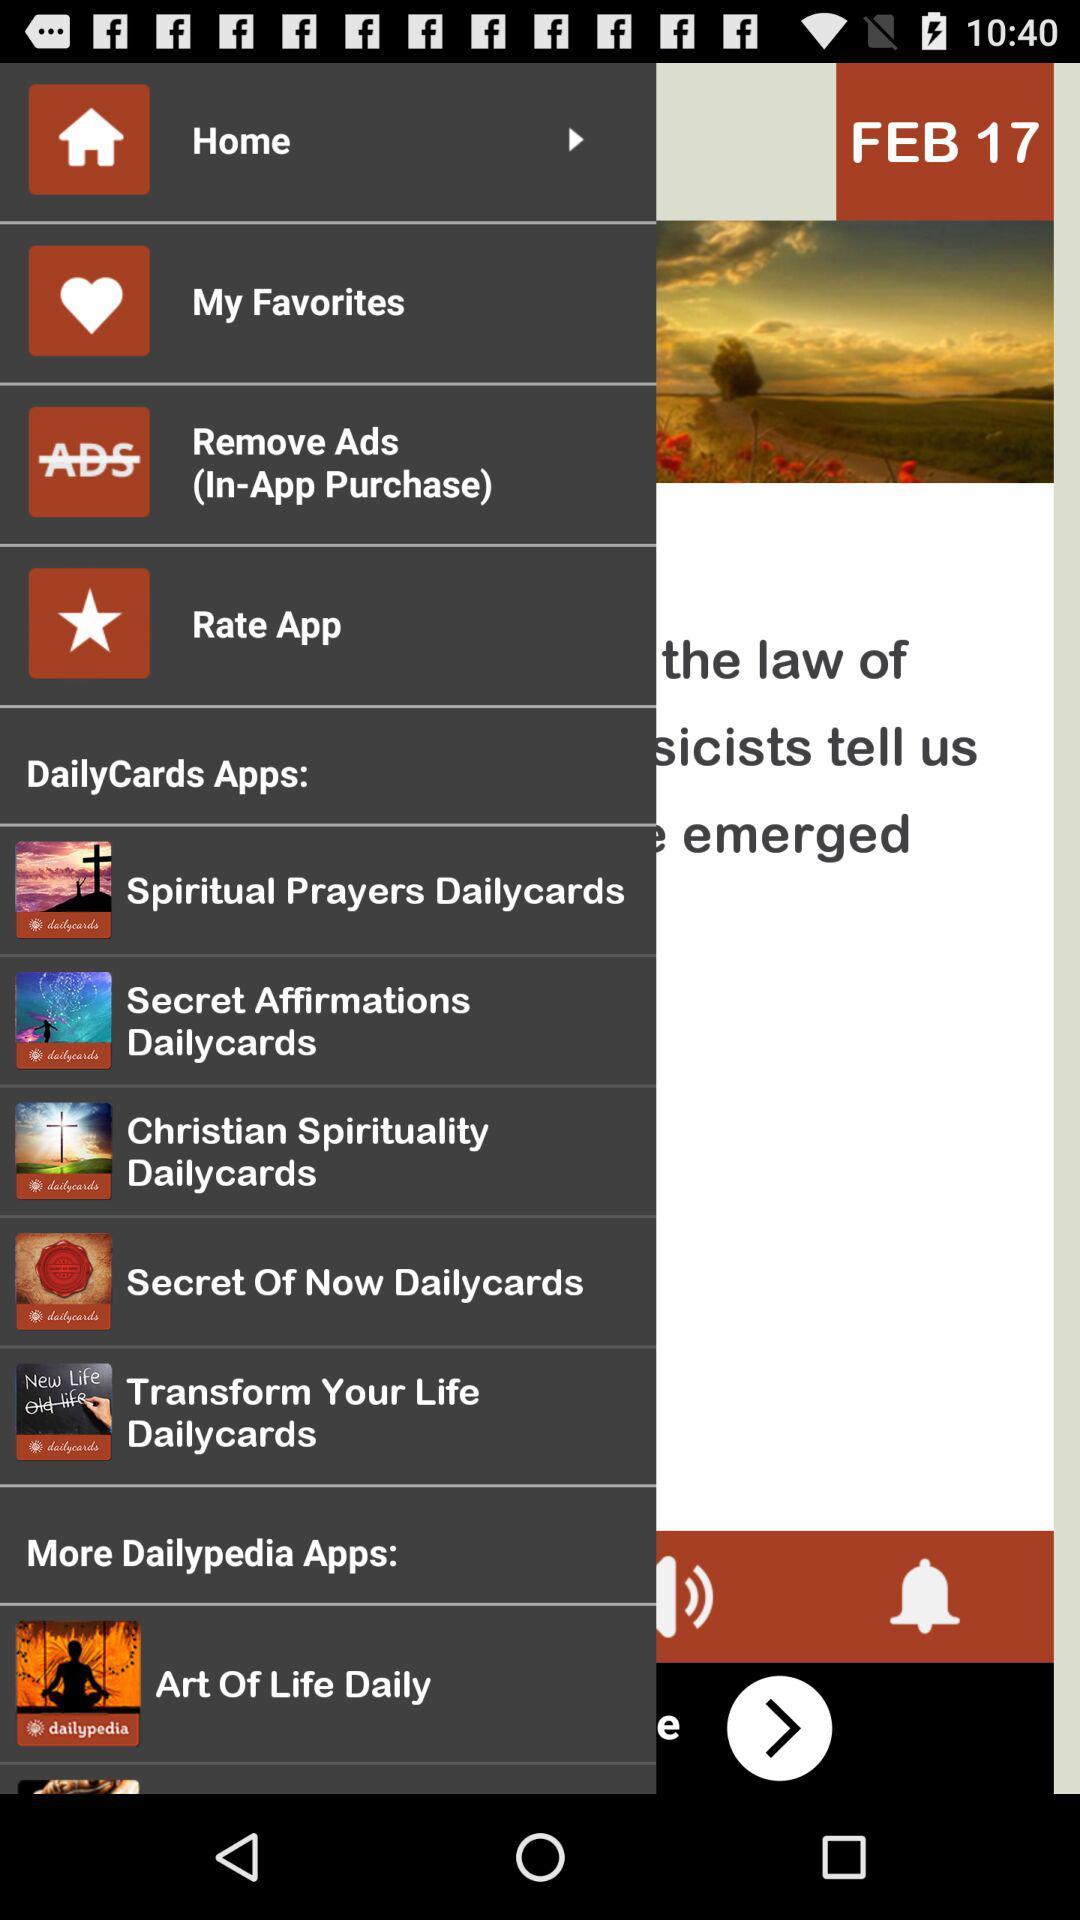  What do you see at coordinates (925, 1707) in the screenshot?
I see `the notifications icon` at bounding box center [925, 1707].